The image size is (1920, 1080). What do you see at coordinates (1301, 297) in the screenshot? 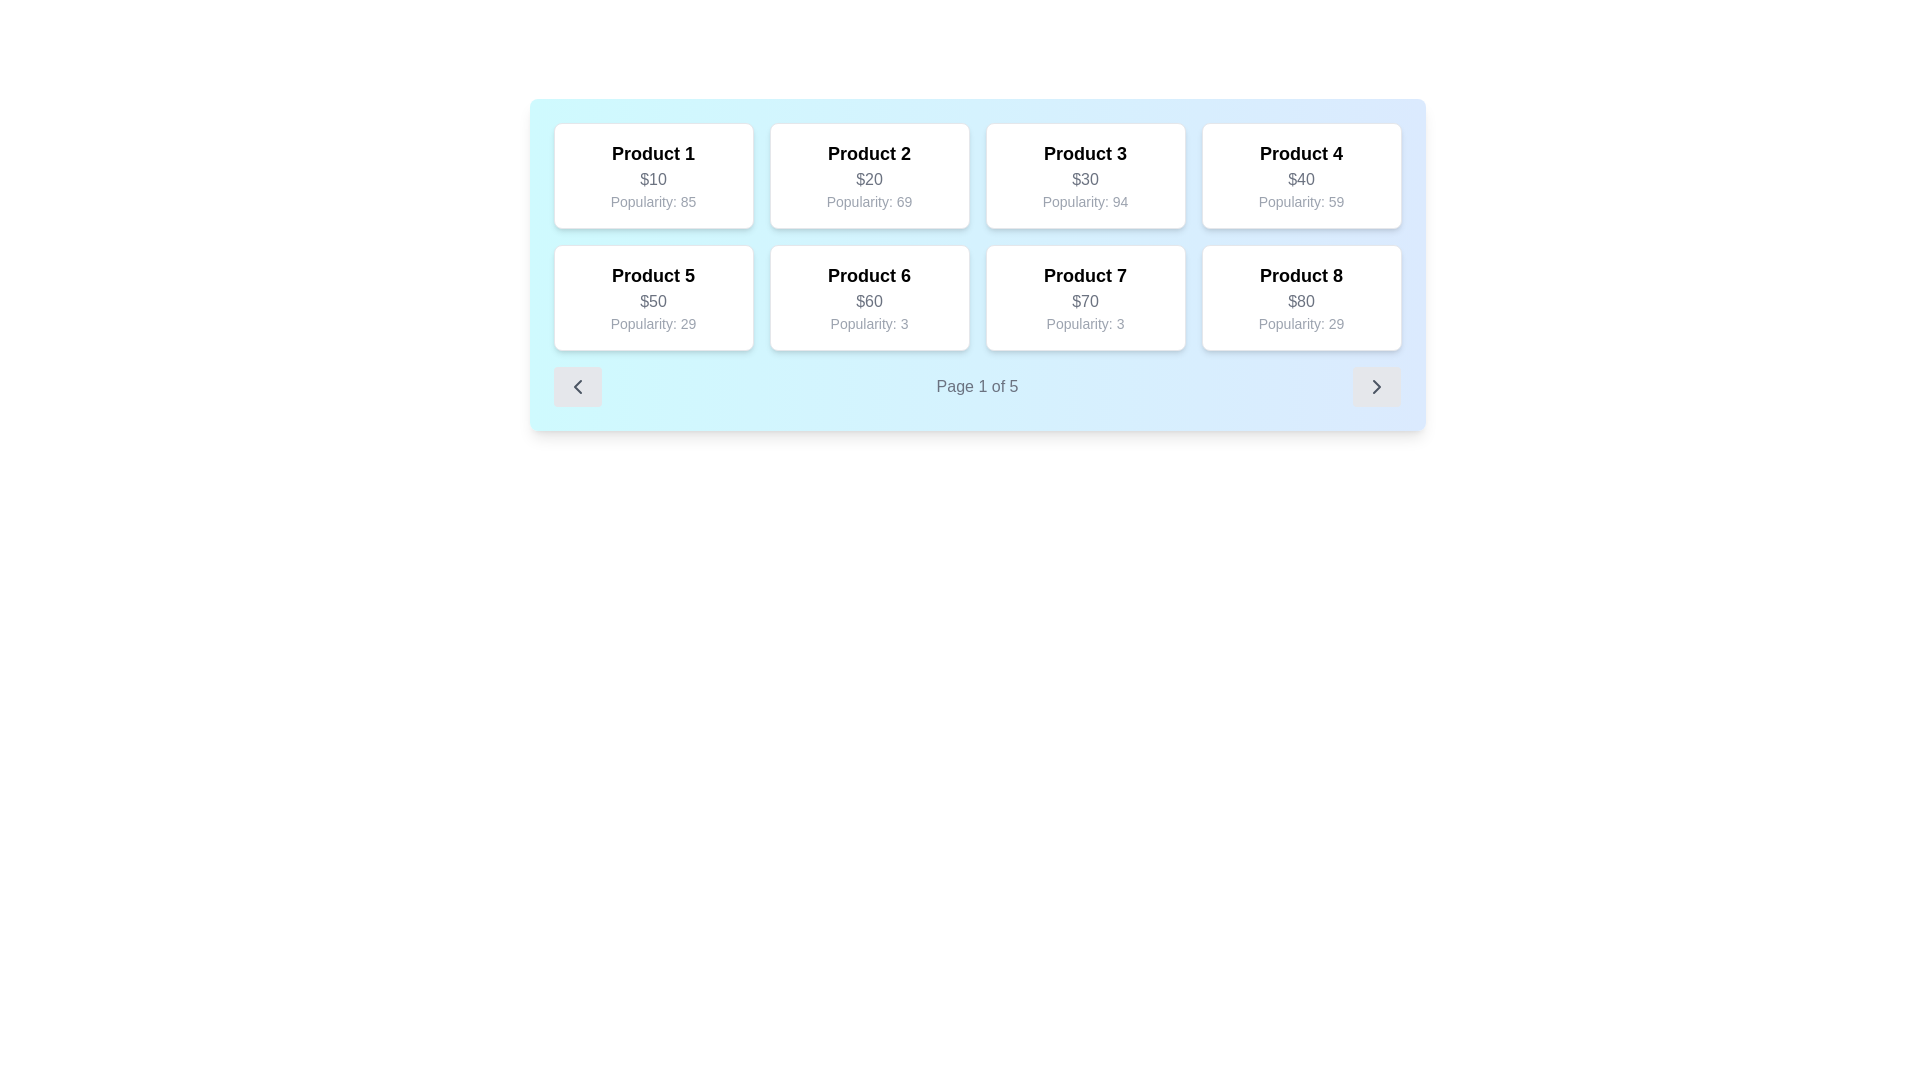
I see `the informational card displaying product details located in the second row and fourth column of the product grid` at bounding box center [1301, 297].